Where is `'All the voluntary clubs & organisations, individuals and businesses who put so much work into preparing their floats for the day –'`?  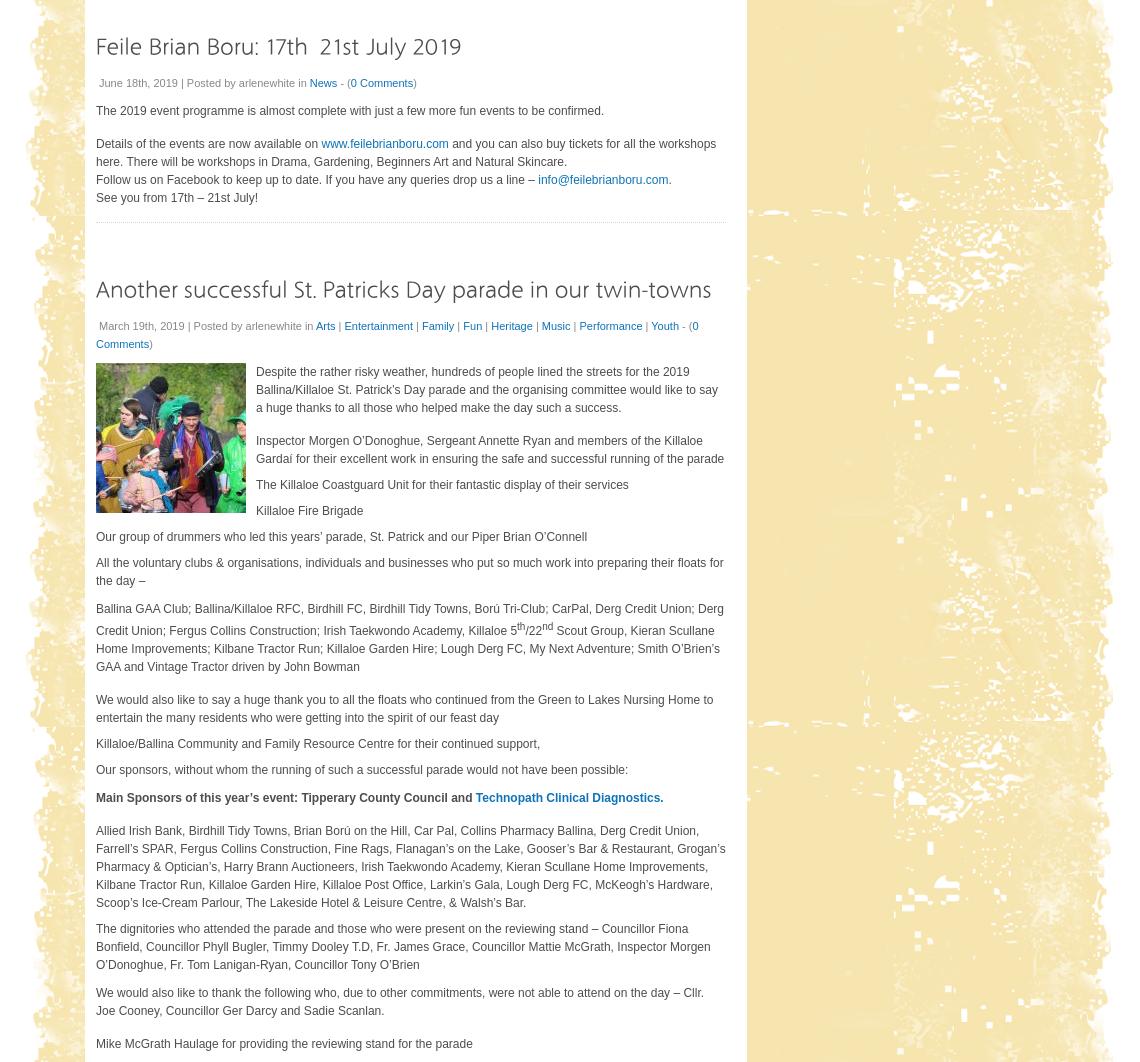 'All the voluntary clubs & organisations, individuals and businesses who put so much work into preparing their floats for the day –' is located at coordinates (408, 571).